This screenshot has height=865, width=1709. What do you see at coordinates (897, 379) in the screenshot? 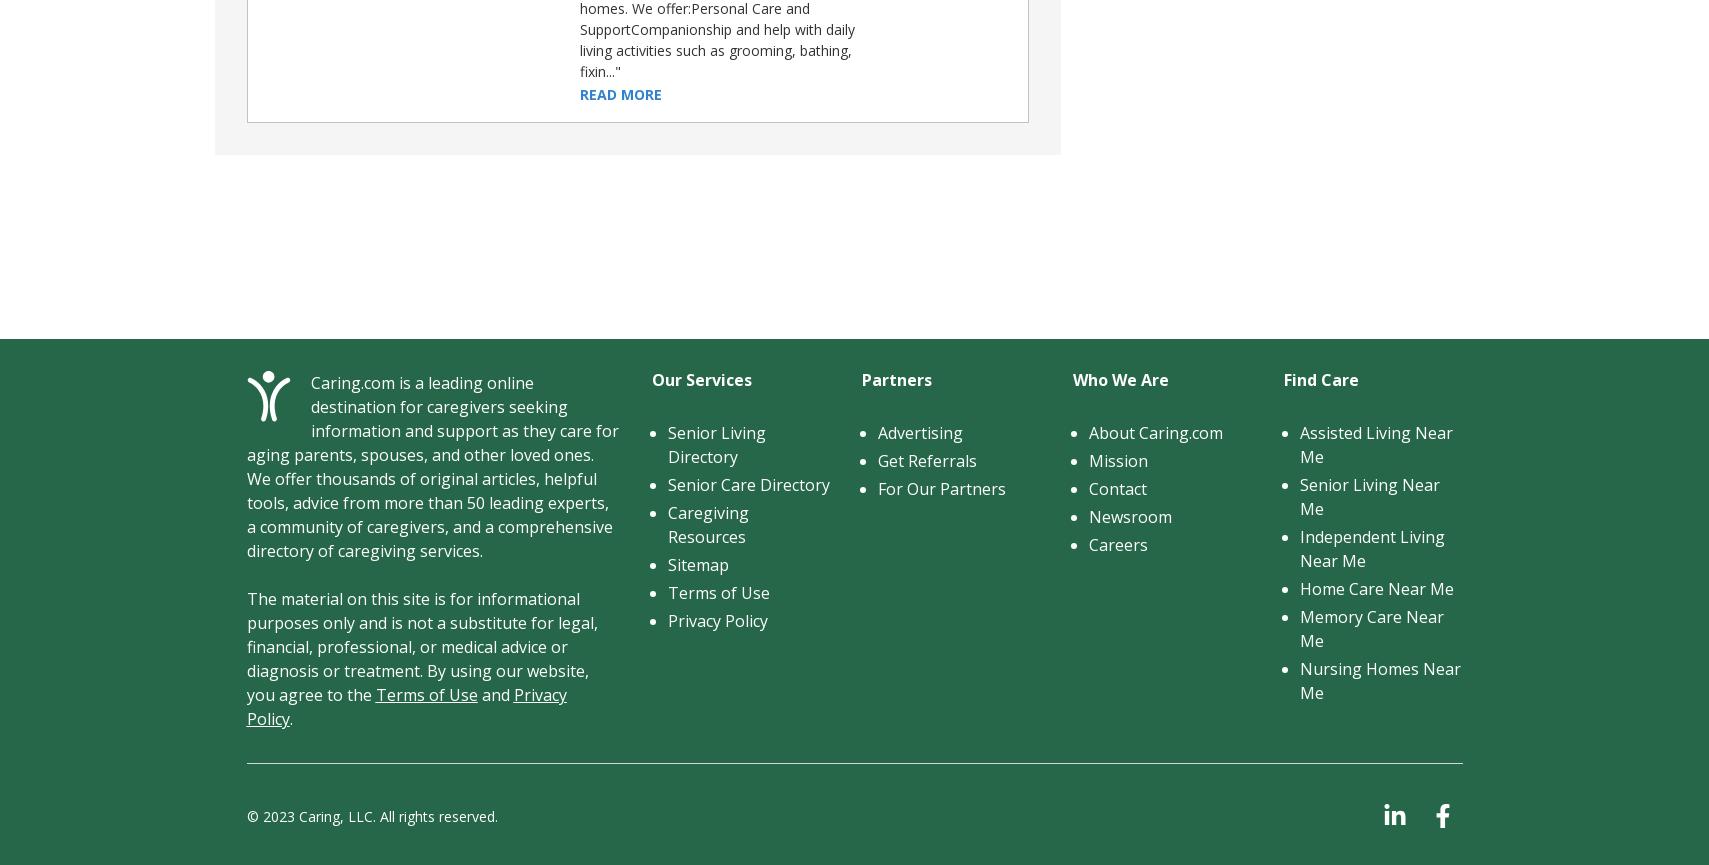
I see `'Partners'` at bounding box center [897, 379].